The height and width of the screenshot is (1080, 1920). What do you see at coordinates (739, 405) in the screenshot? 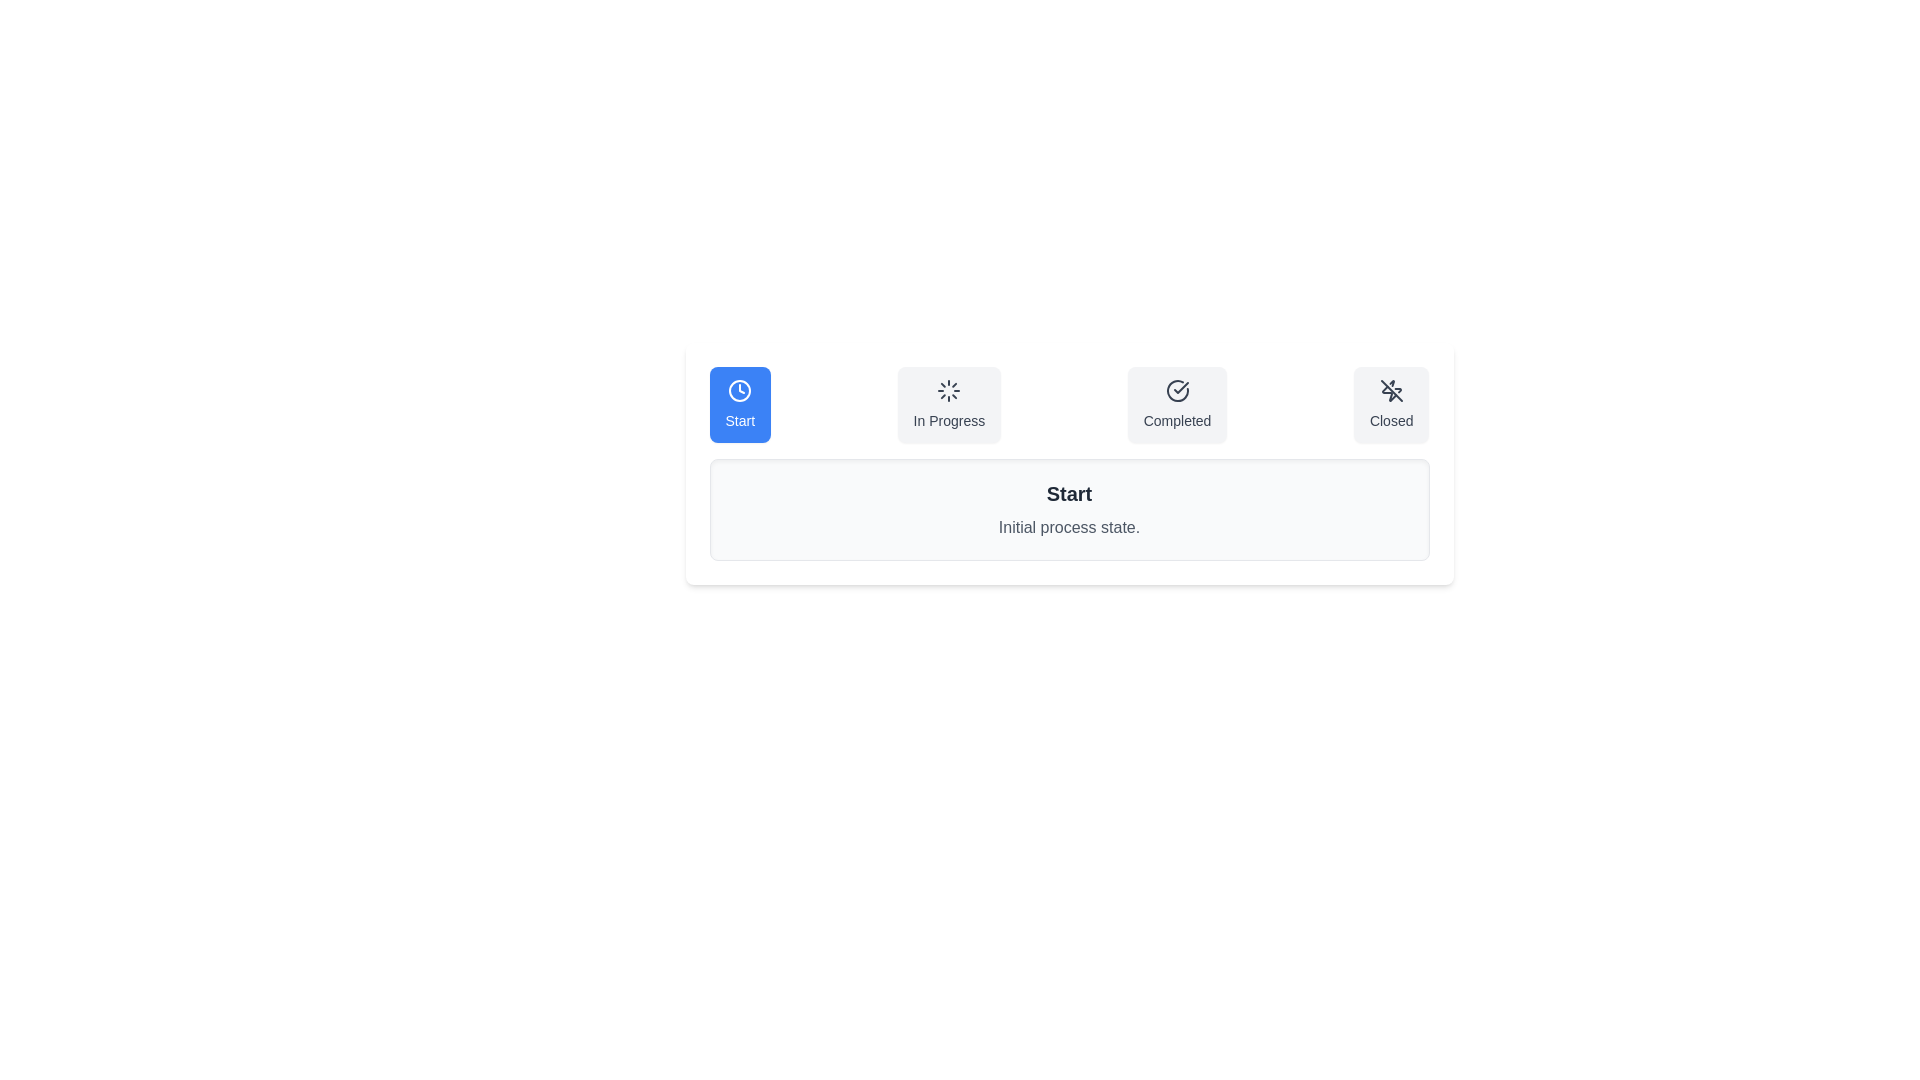
I see `the Start tab to select it` at bounding box center [739, 405].